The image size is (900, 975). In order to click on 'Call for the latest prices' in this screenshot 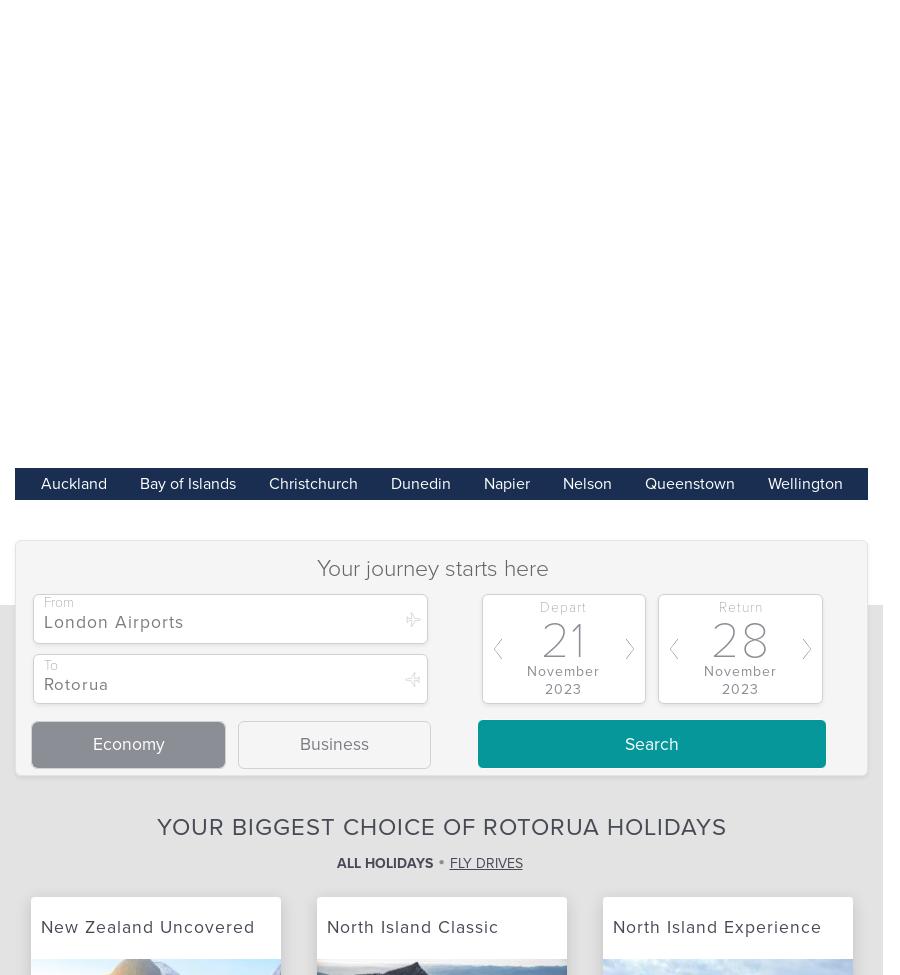, I will do `click(278, 104)`.